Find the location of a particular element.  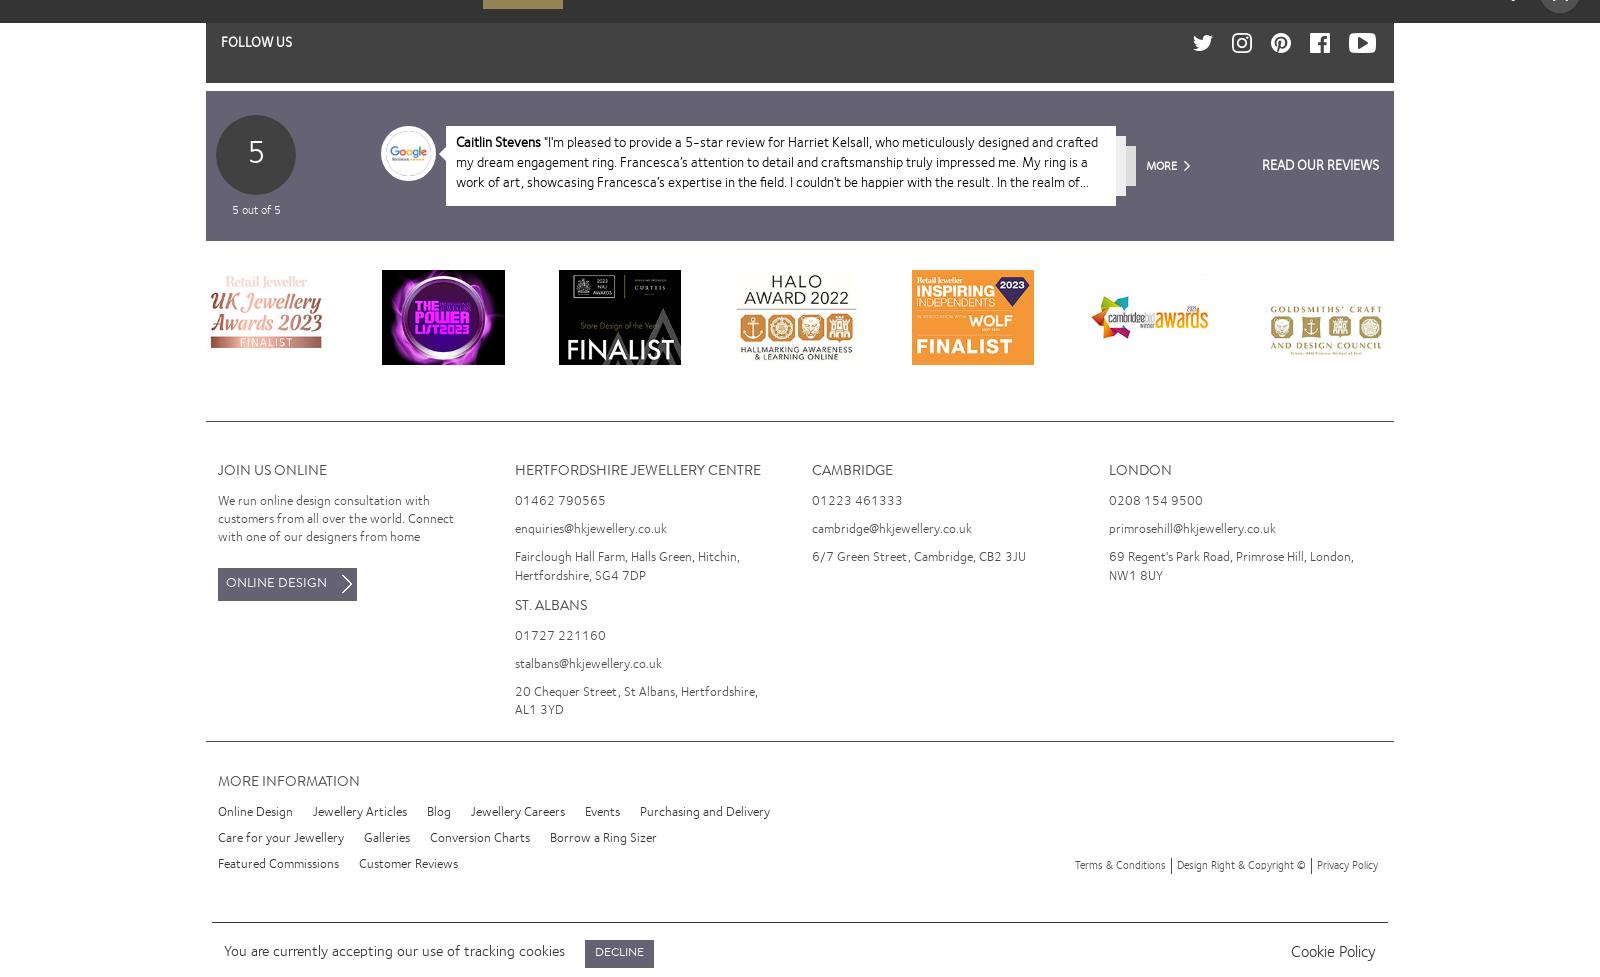

'Follow us' is located at coordinates (256, 42).